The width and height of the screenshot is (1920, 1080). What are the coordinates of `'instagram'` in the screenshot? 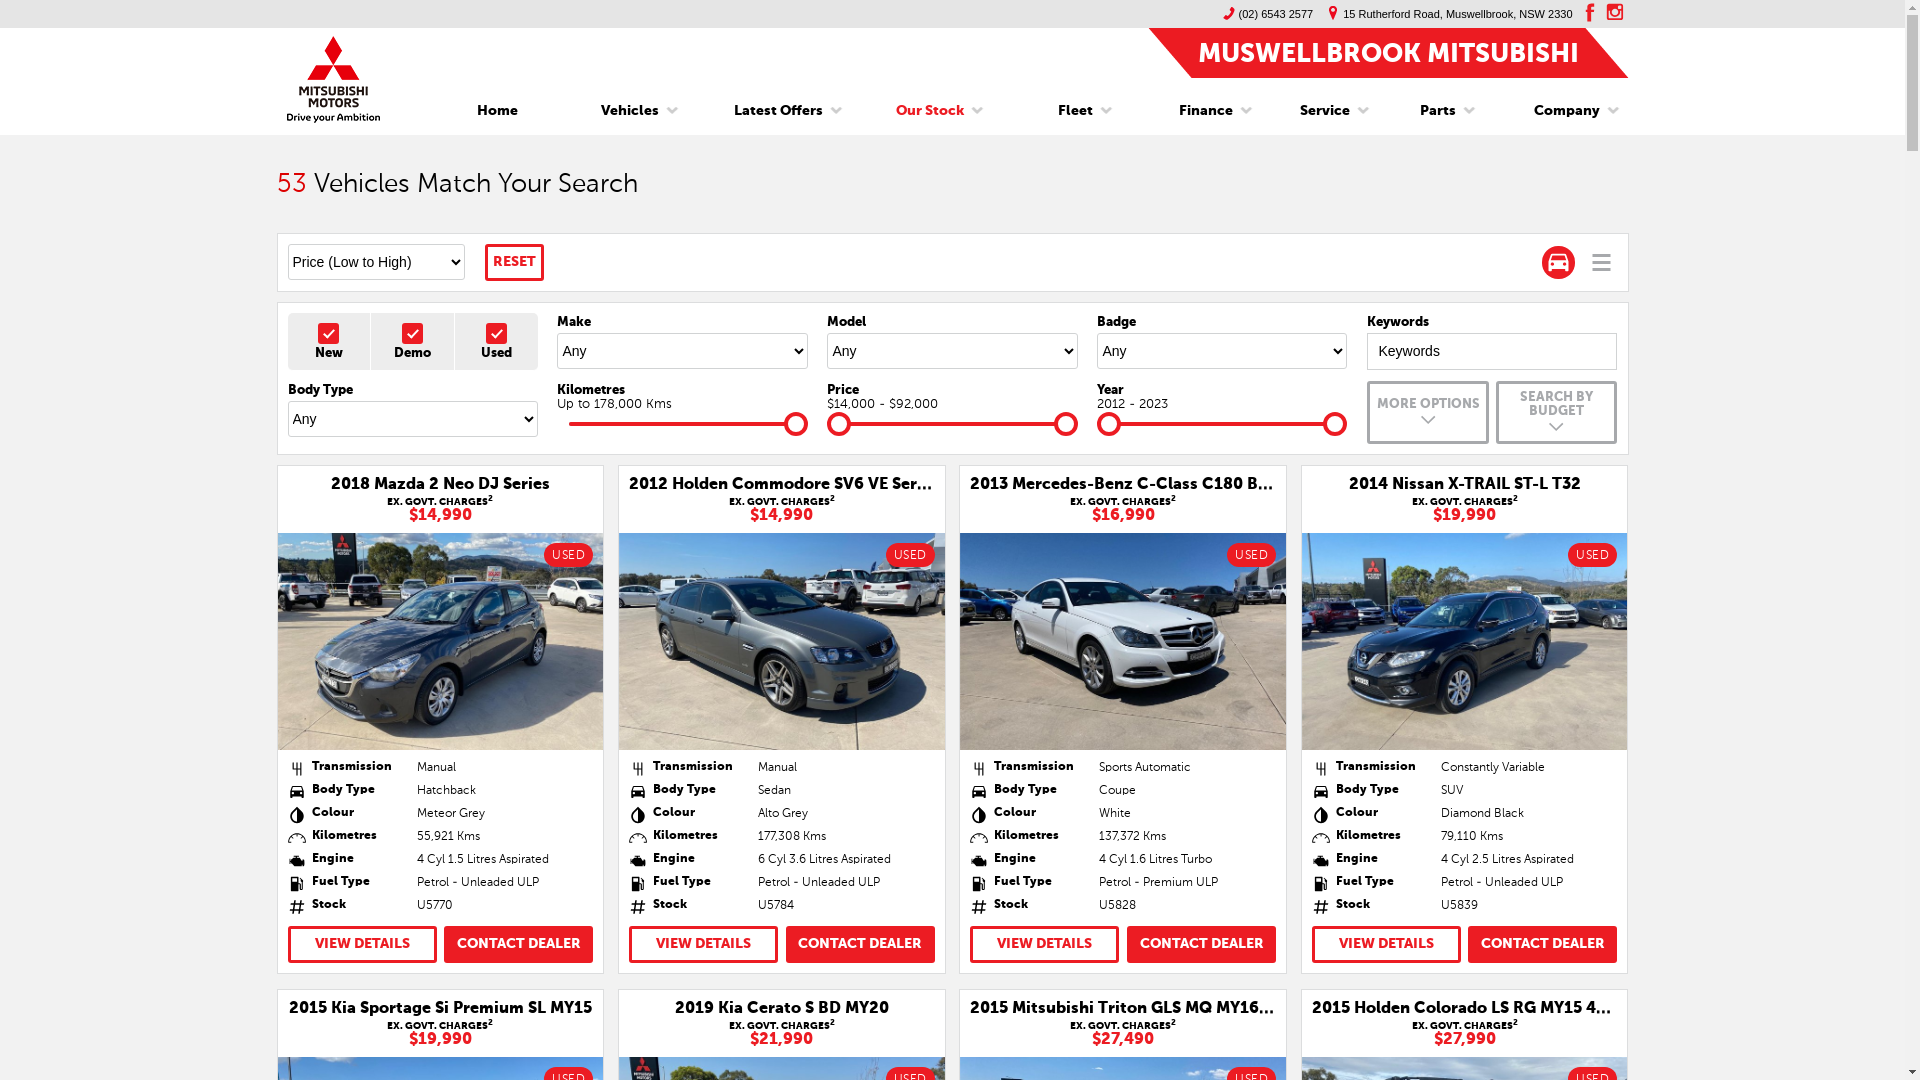 It's located at (1614, 11).